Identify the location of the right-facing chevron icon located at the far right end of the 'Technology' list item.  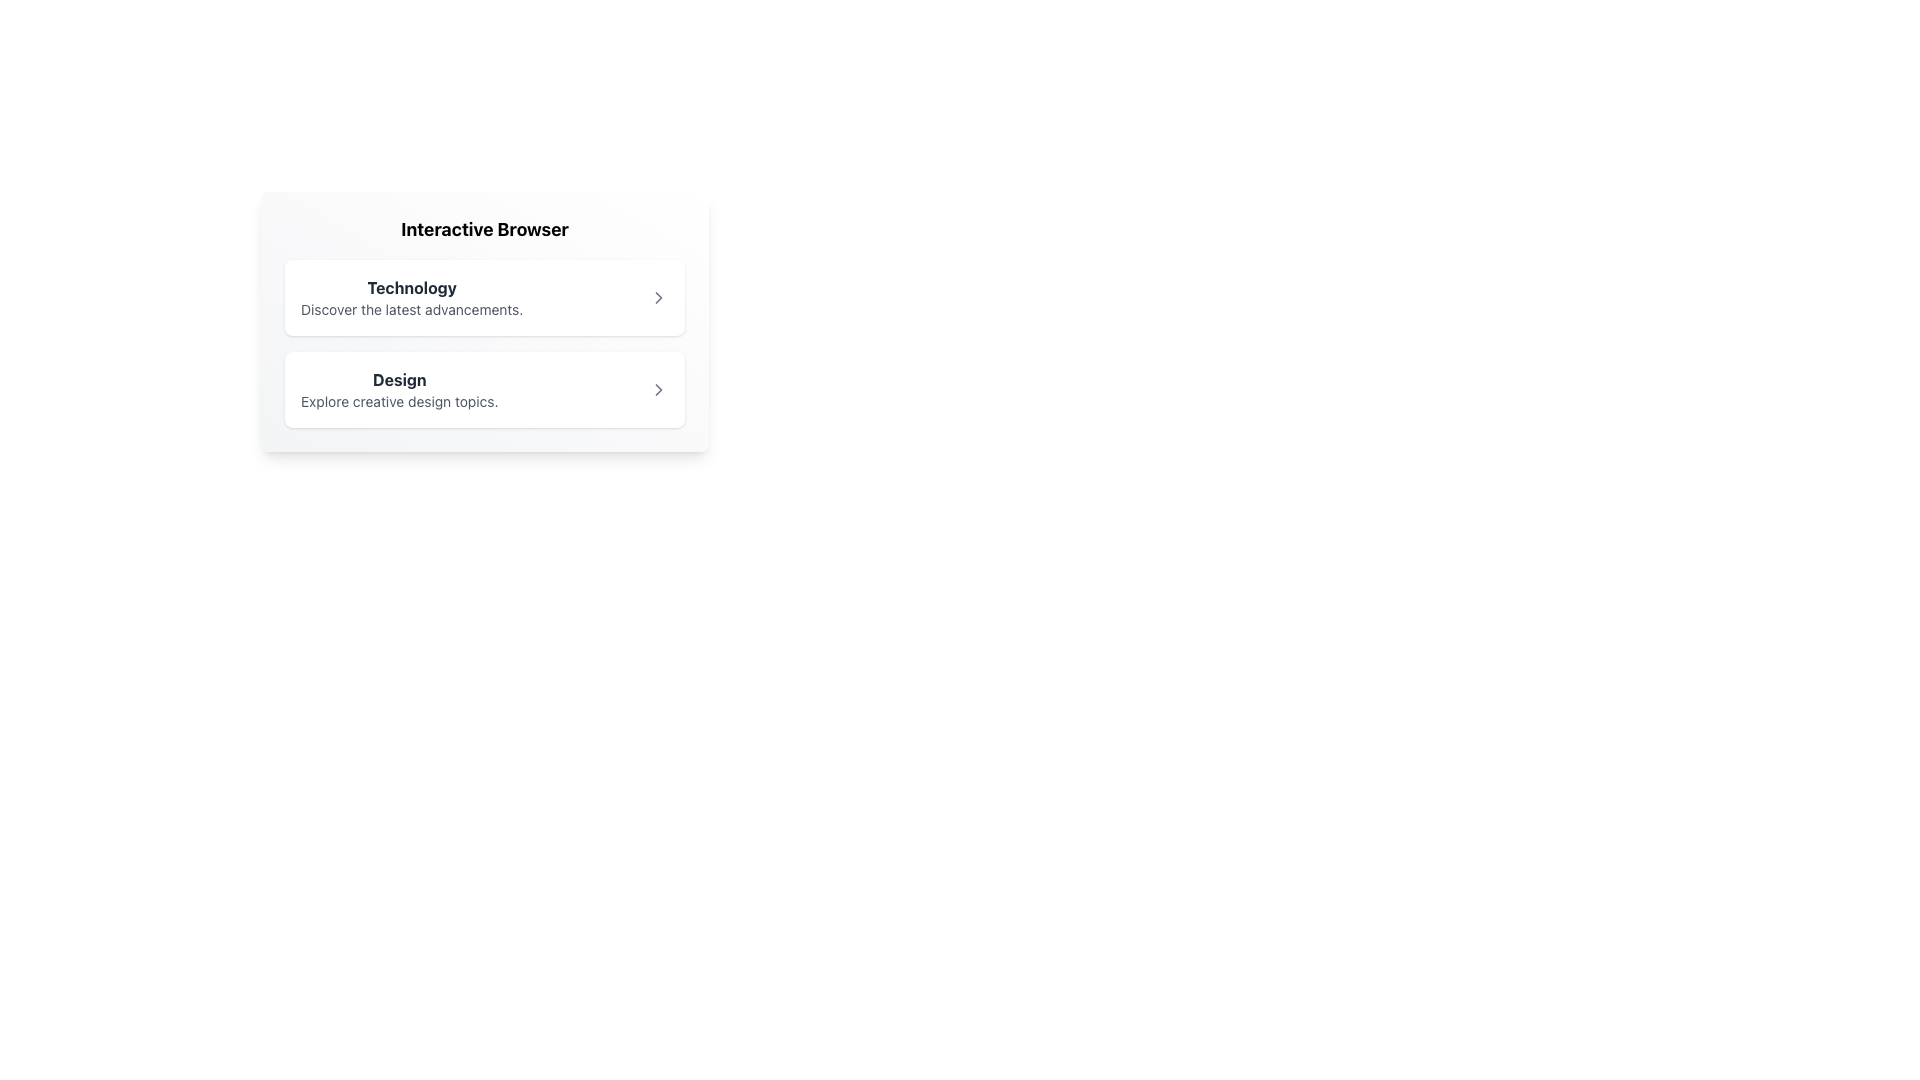
(658, 297).